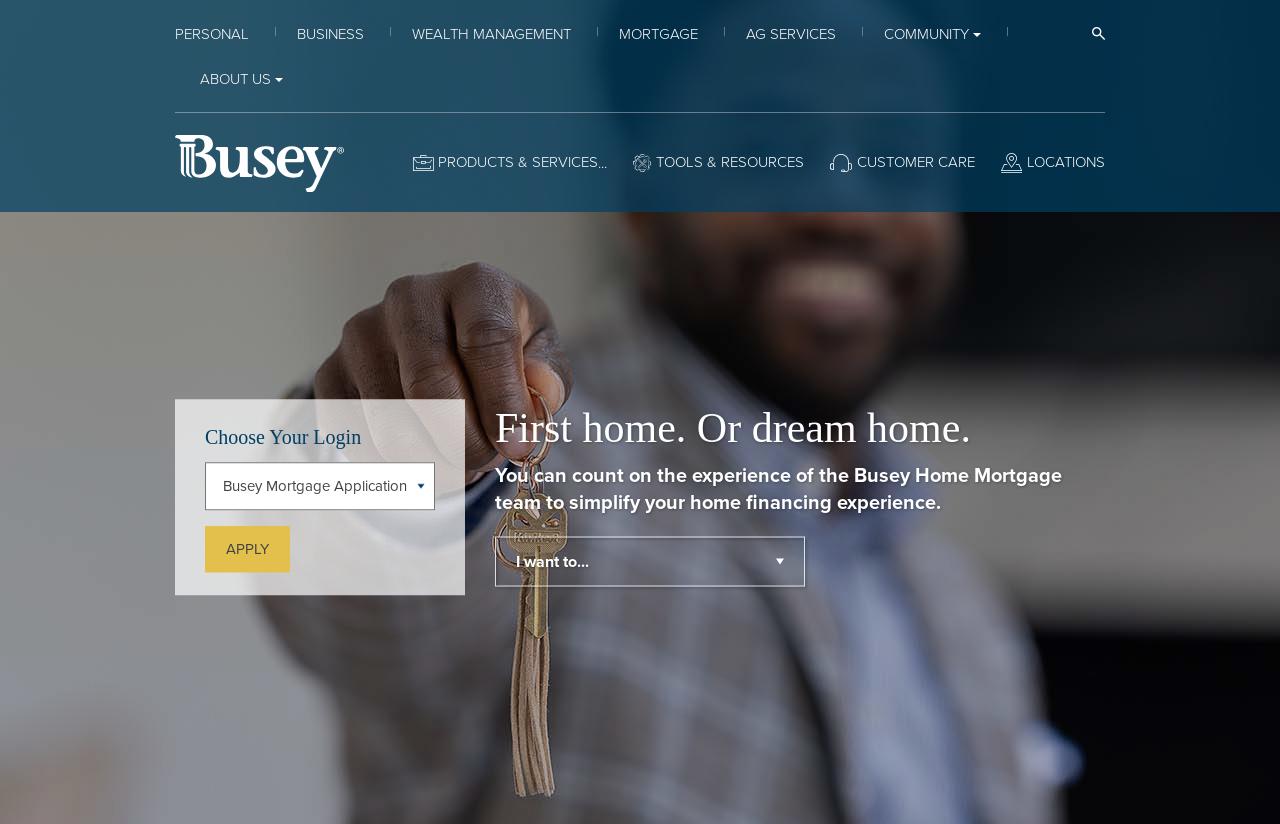 This screenshot has width=1280, height=824. Describe the element at coordinates (330, 33) in the screenshot. I see `'Business'` at that location.